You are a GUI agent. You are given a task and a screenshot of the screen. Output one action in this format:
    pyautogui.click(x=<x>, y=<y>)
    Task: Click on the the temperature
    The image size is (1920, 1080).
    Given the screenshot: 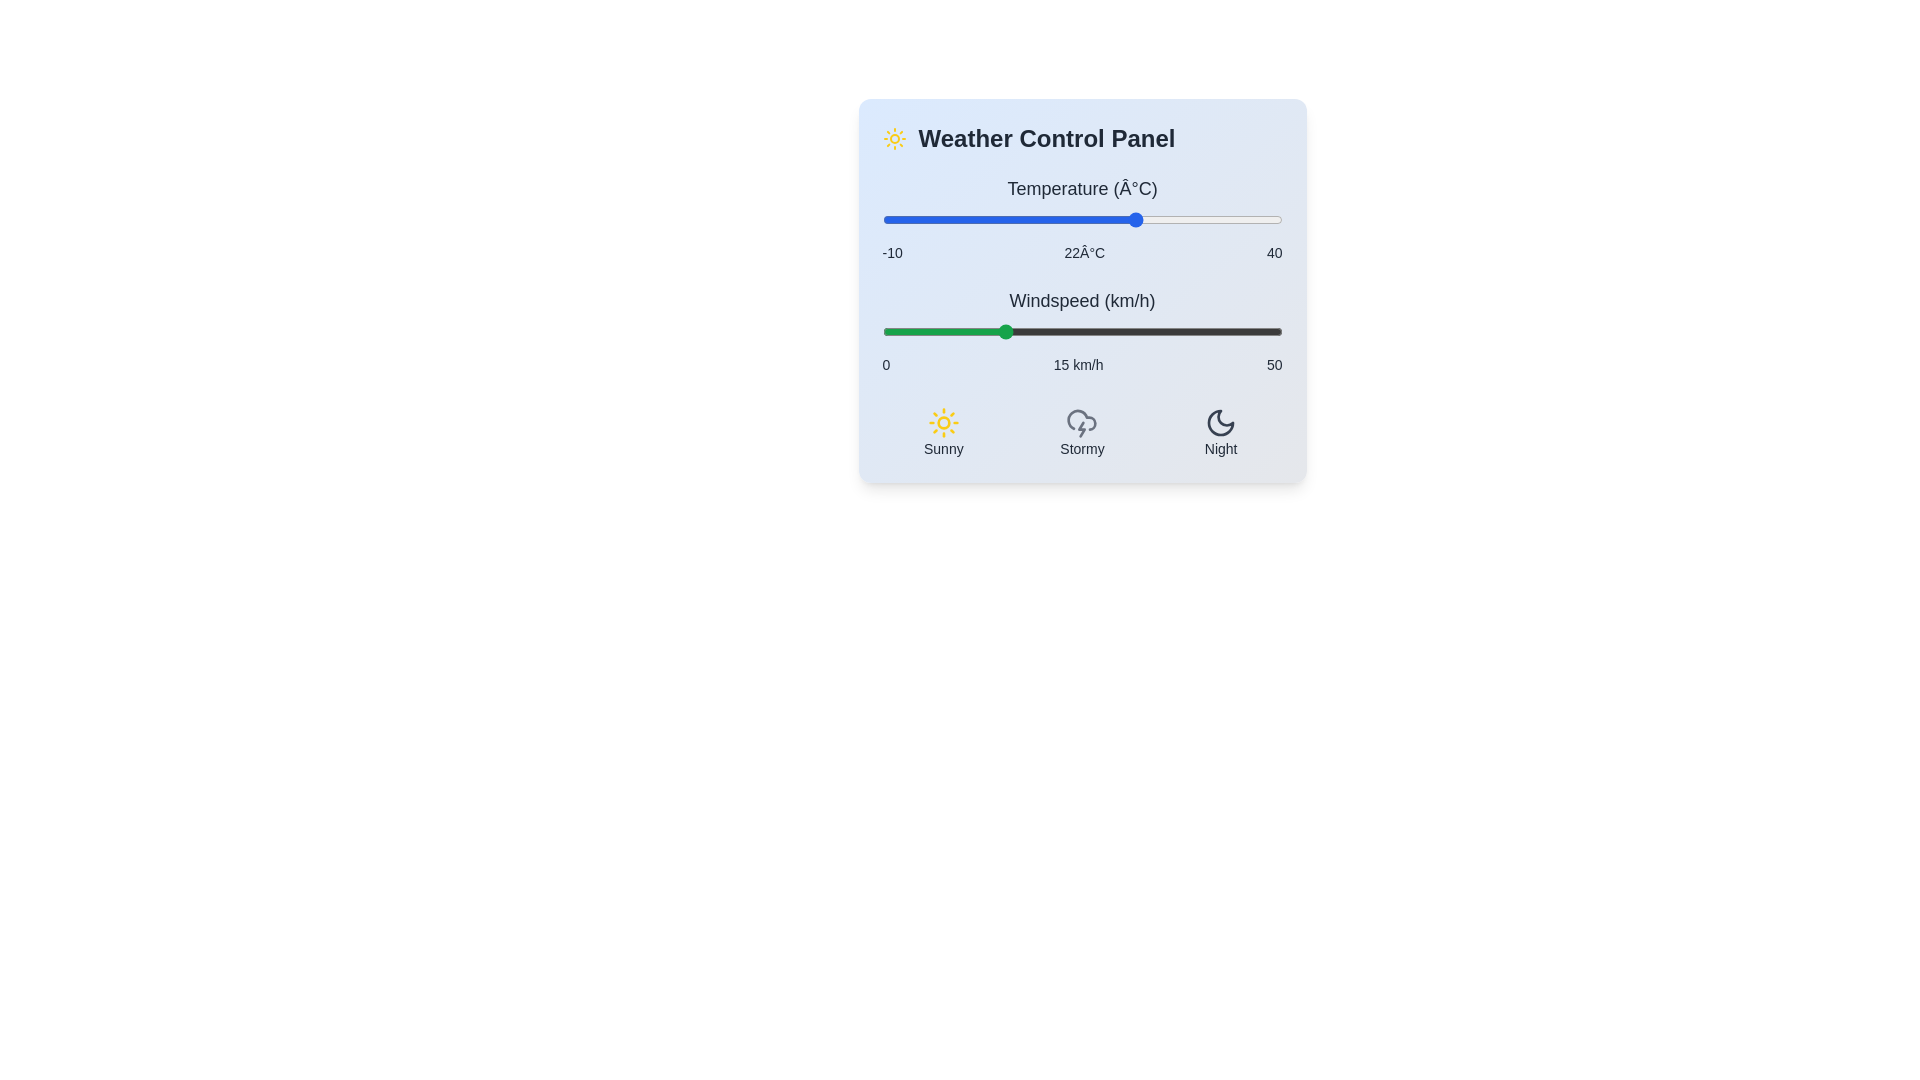 What is the action you would take?
    pyautogui.click(x=1209, y=219)
    